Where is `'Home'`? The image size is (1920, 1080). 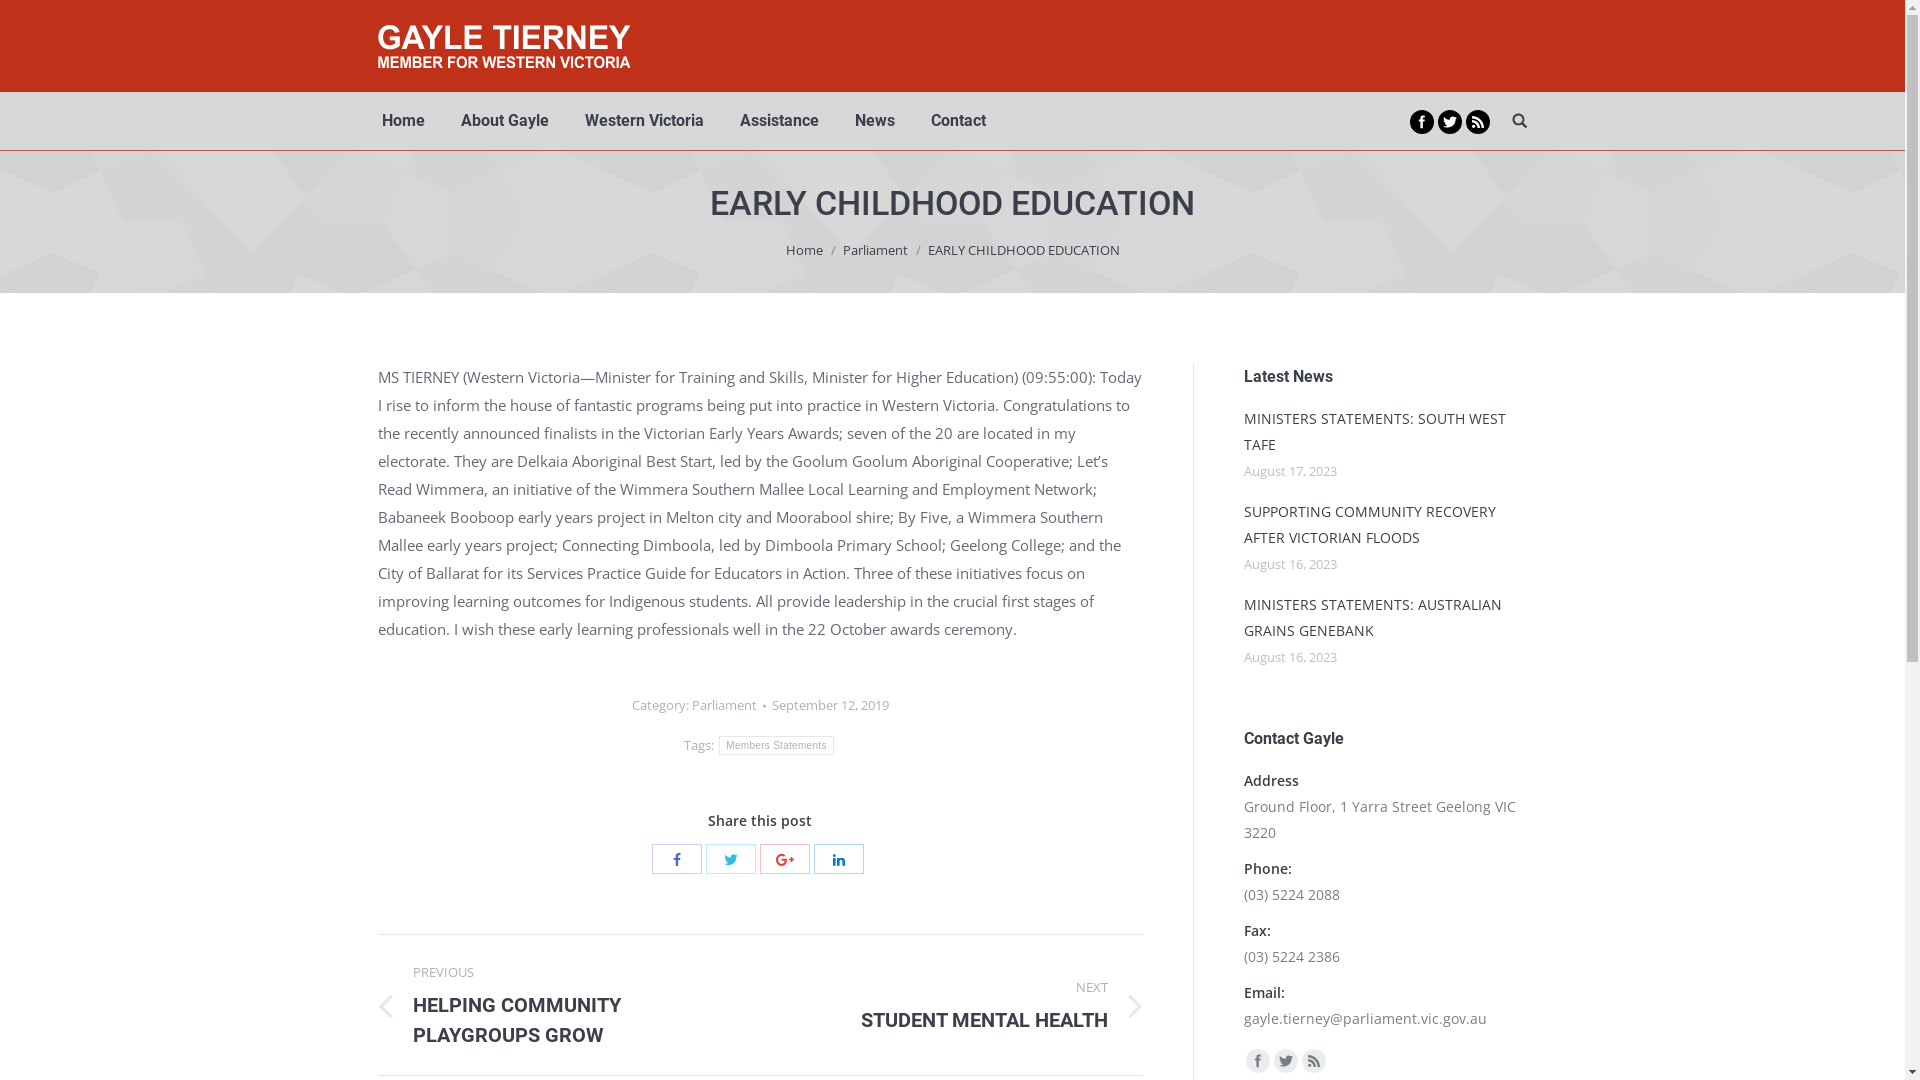 'Home' is located at coordinates (804, 249).